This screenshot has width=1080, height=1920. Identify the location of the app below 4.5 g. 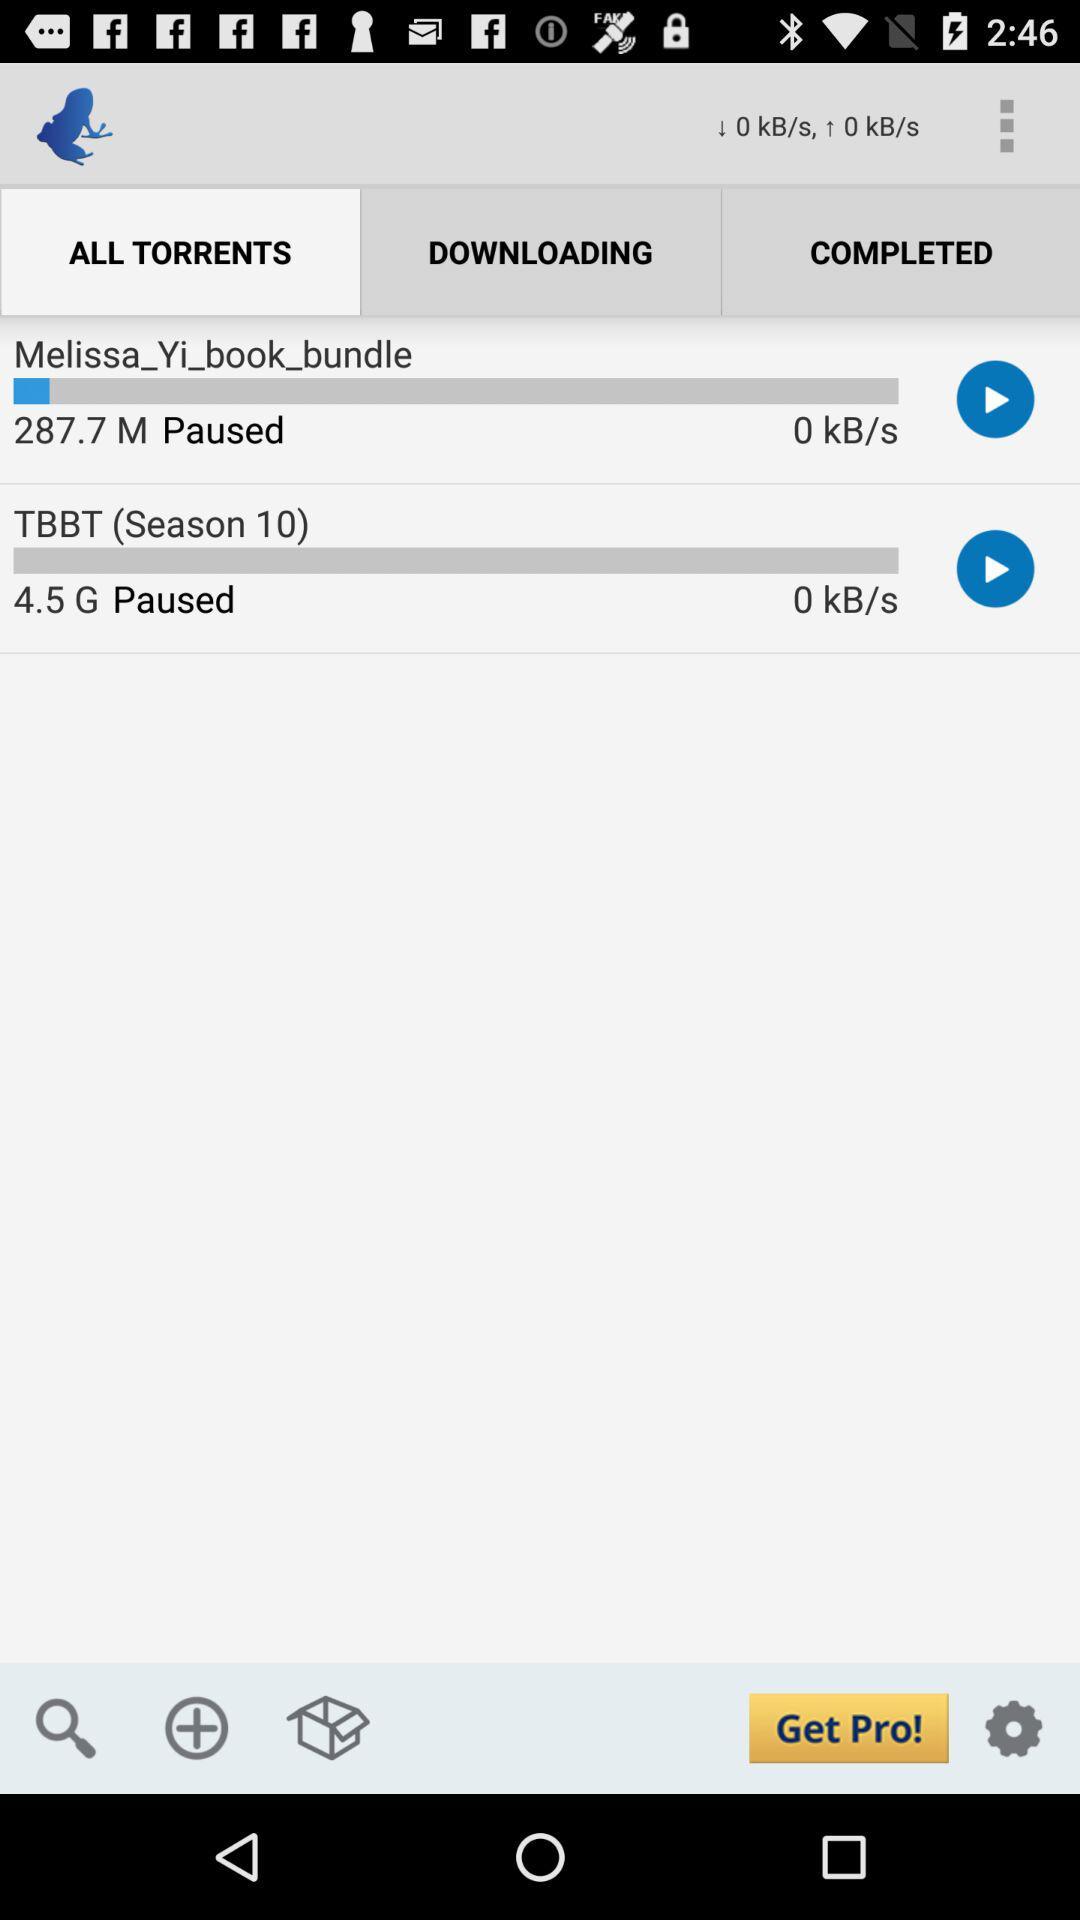
(64, 1727).